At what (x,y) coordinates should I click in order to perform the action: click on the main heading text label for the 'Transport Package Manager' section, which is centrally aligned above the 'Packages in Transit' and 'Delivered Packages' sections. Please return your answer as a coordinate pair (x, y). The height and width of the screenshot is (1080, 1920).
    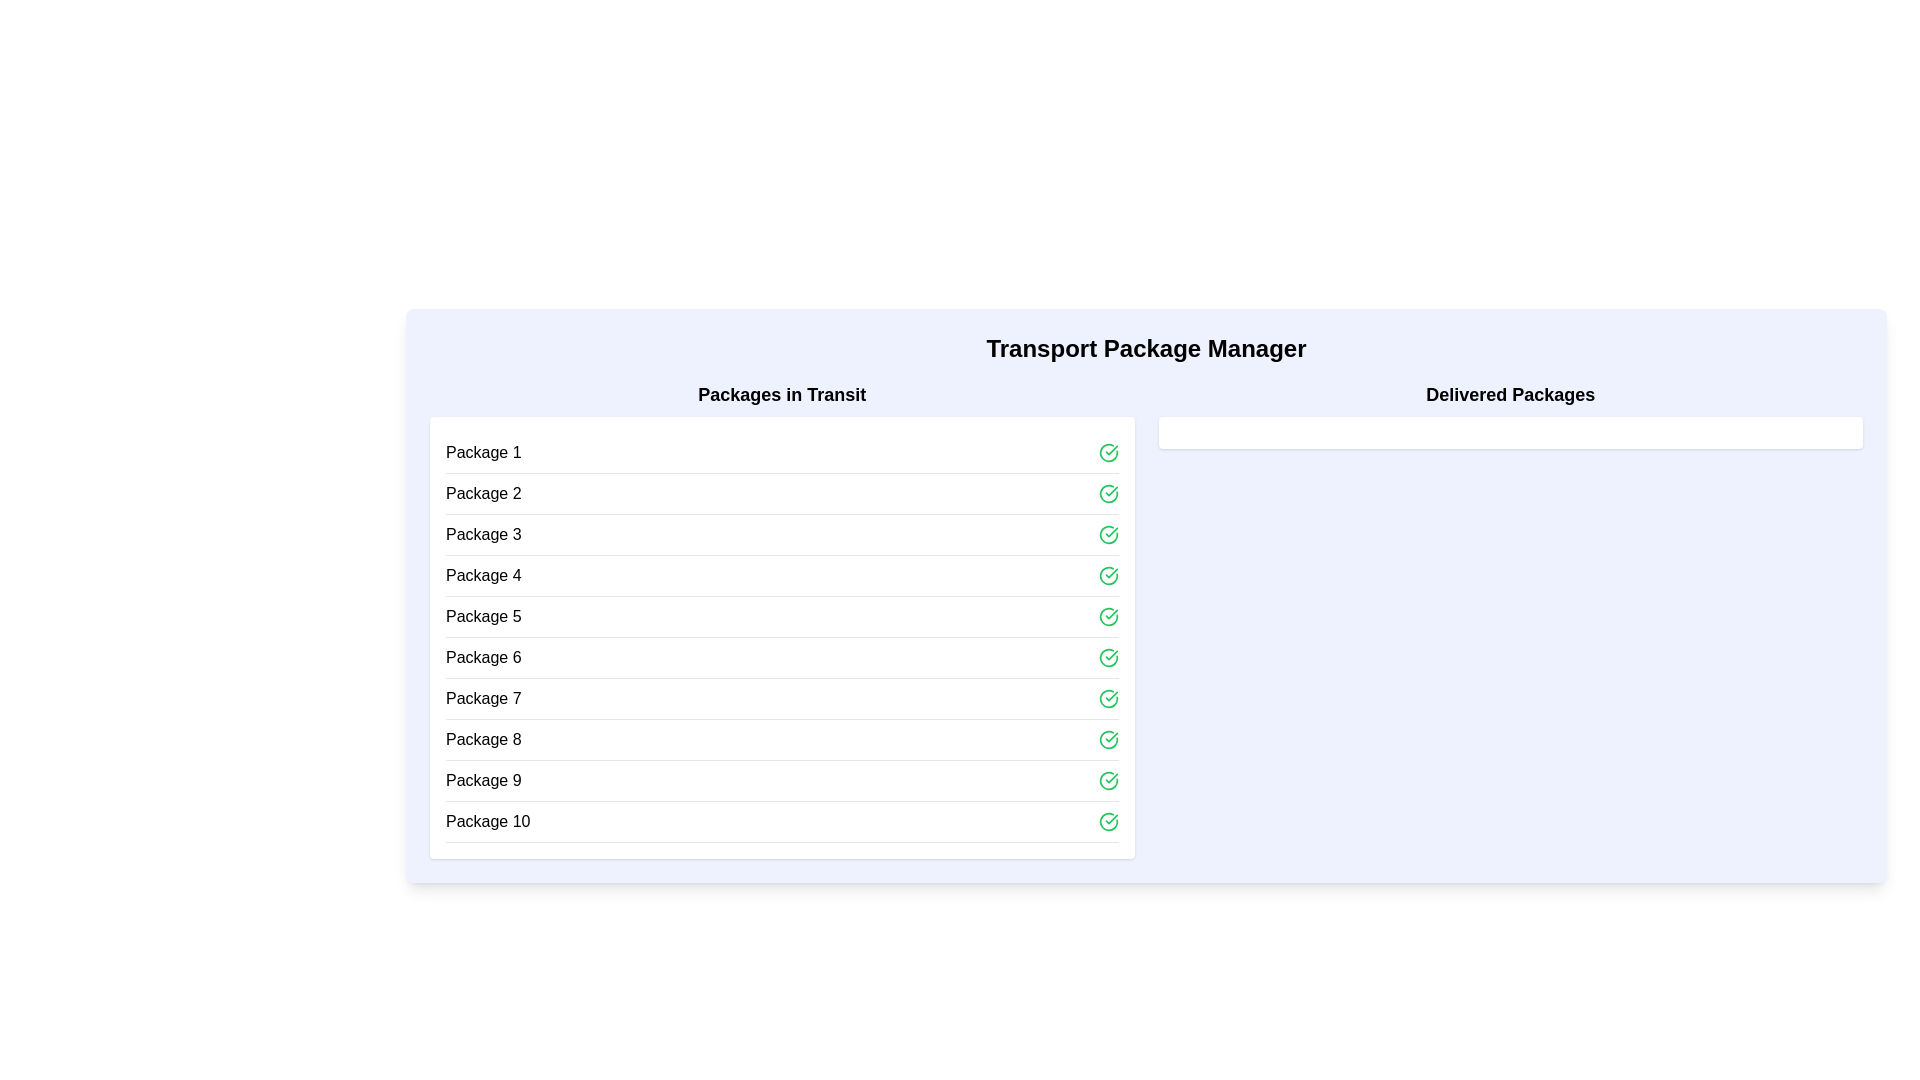
    Looking at the image, I should click on (1146, 347).